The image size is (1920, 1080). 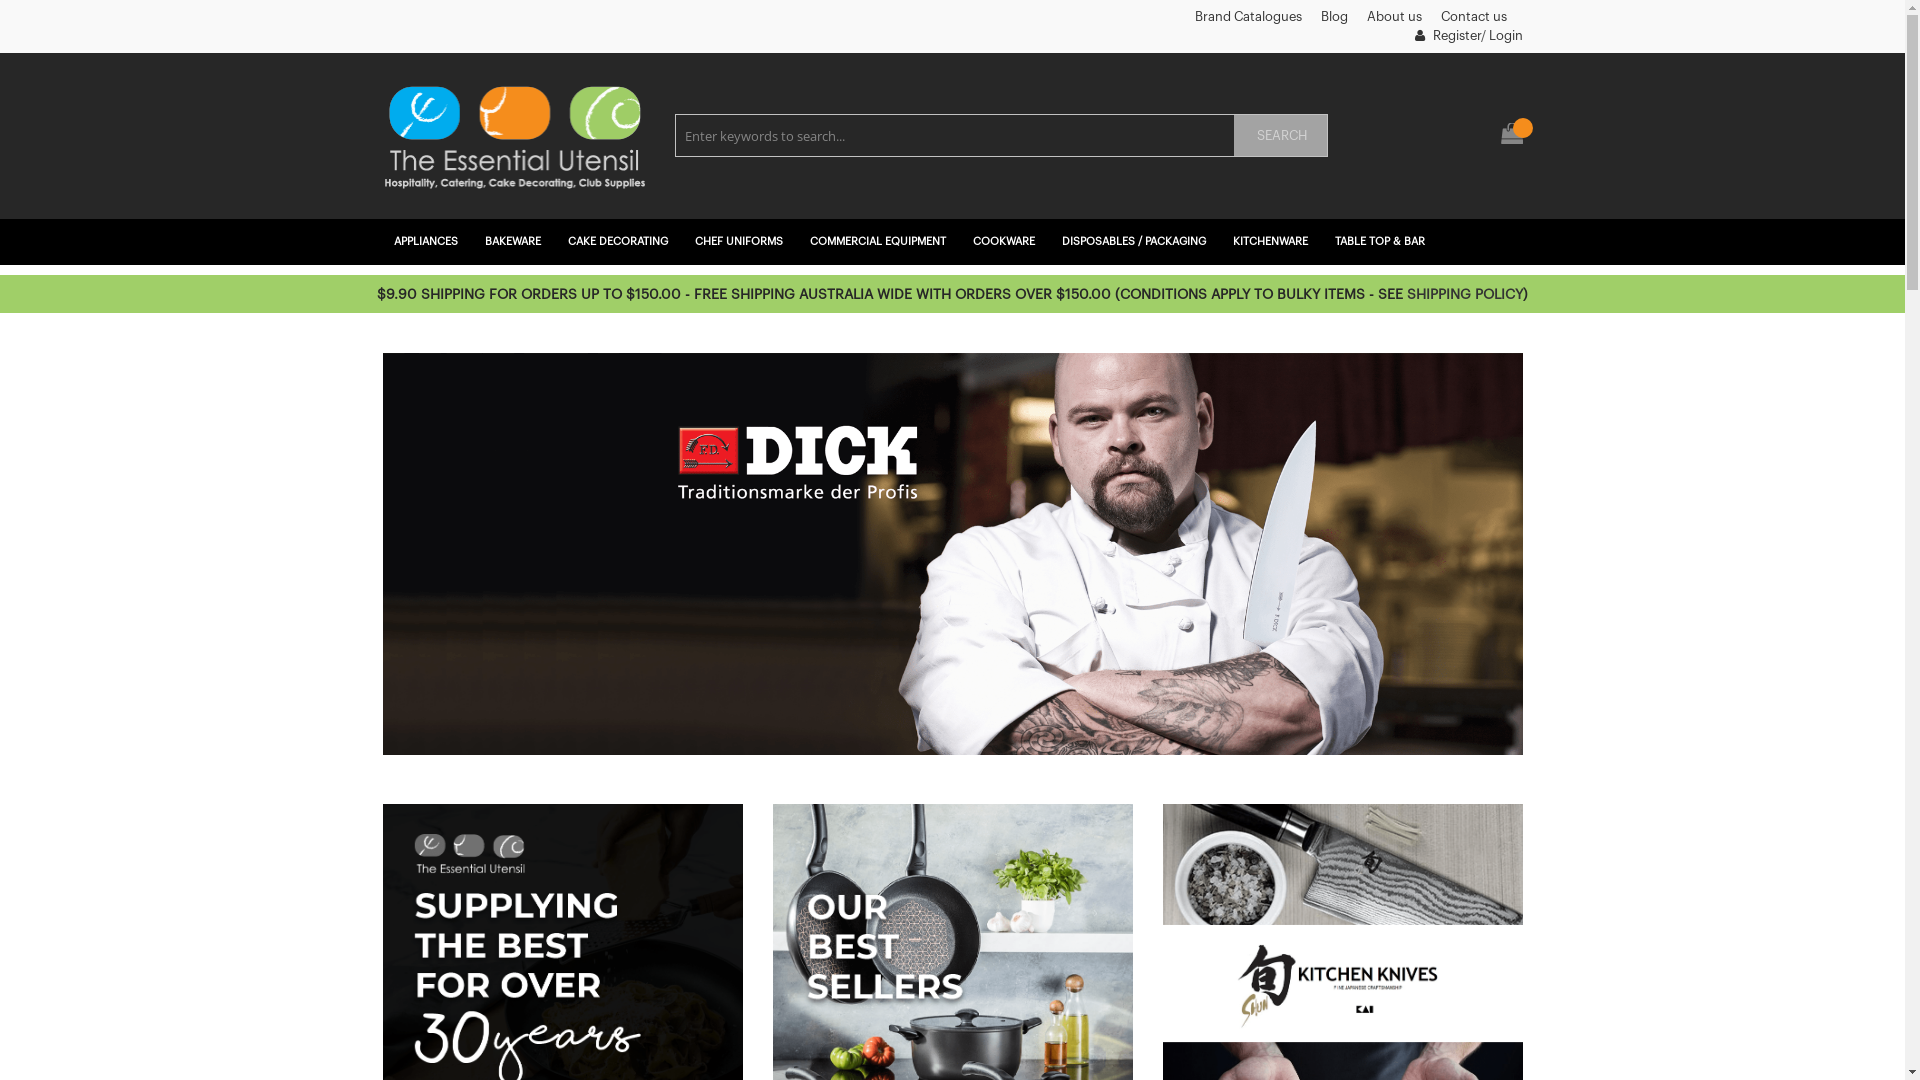 I want to click on 'SEARCH', so click(x=1280, y=135).